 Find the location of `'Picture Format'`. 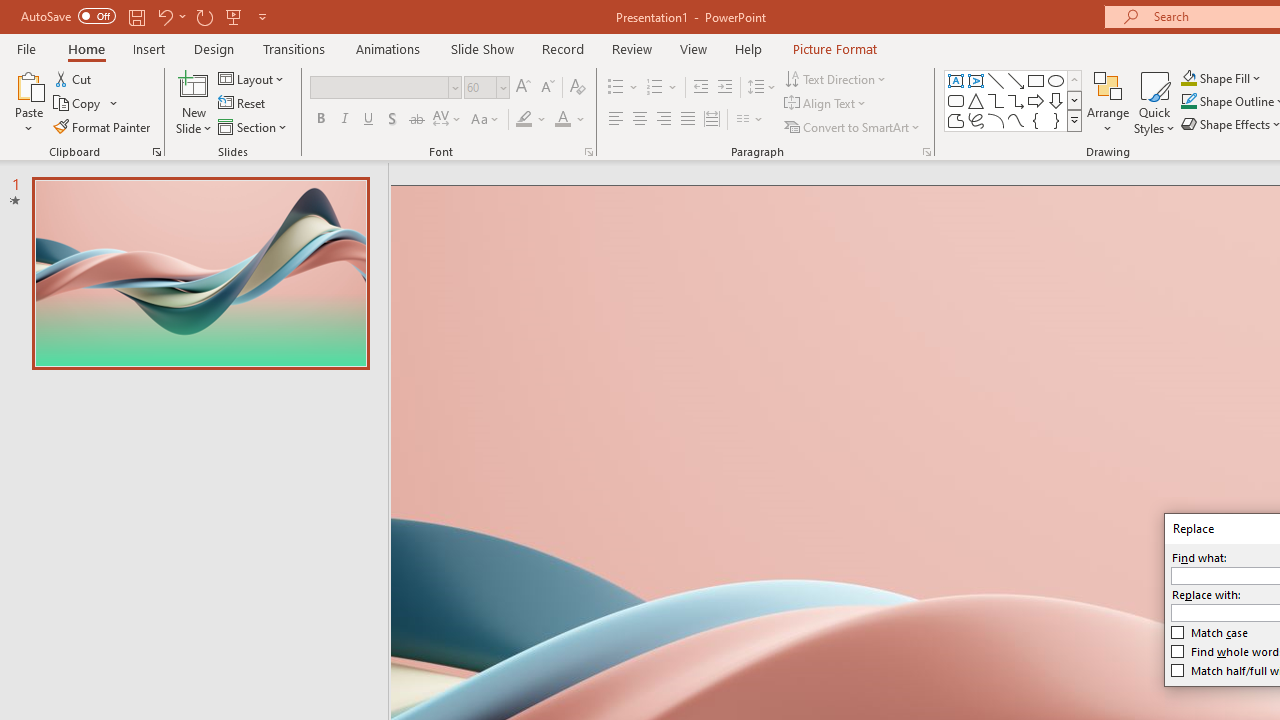

'Picture Format' is located at coordinates (835, 48).